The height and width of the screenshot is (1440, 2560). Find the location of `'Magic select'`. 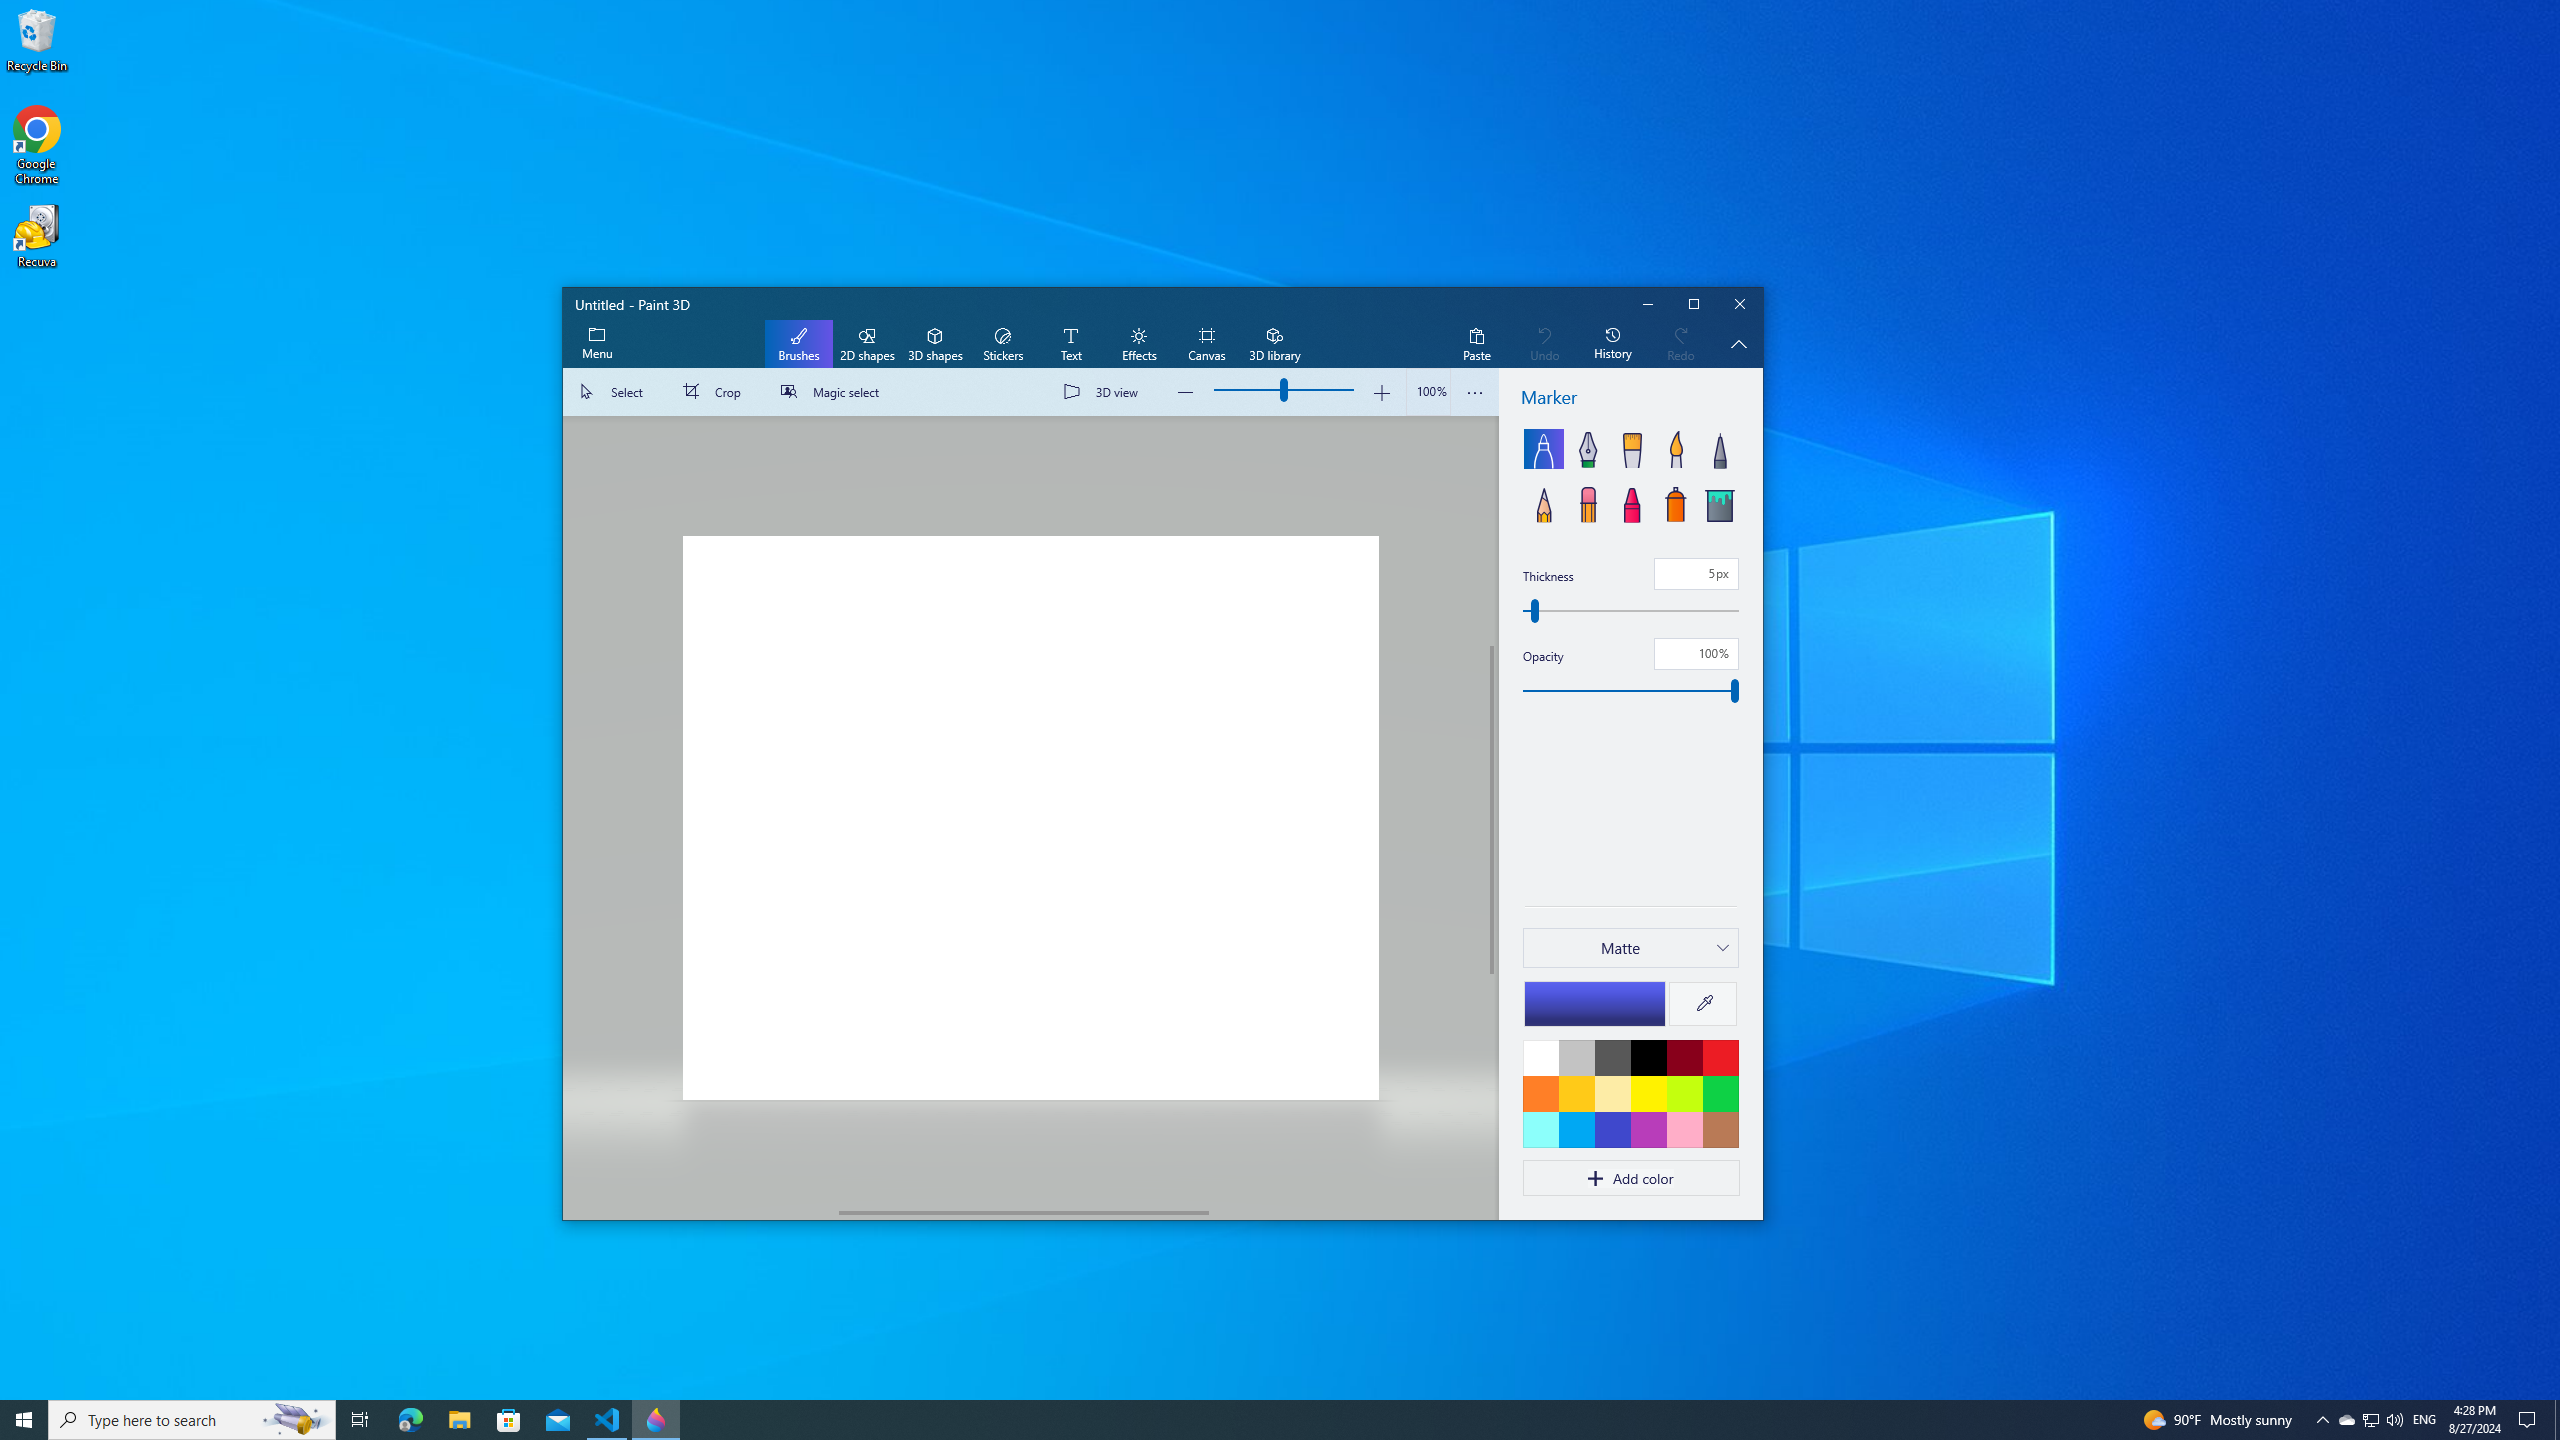

'Magic select' is located at coordinates (833, 391).